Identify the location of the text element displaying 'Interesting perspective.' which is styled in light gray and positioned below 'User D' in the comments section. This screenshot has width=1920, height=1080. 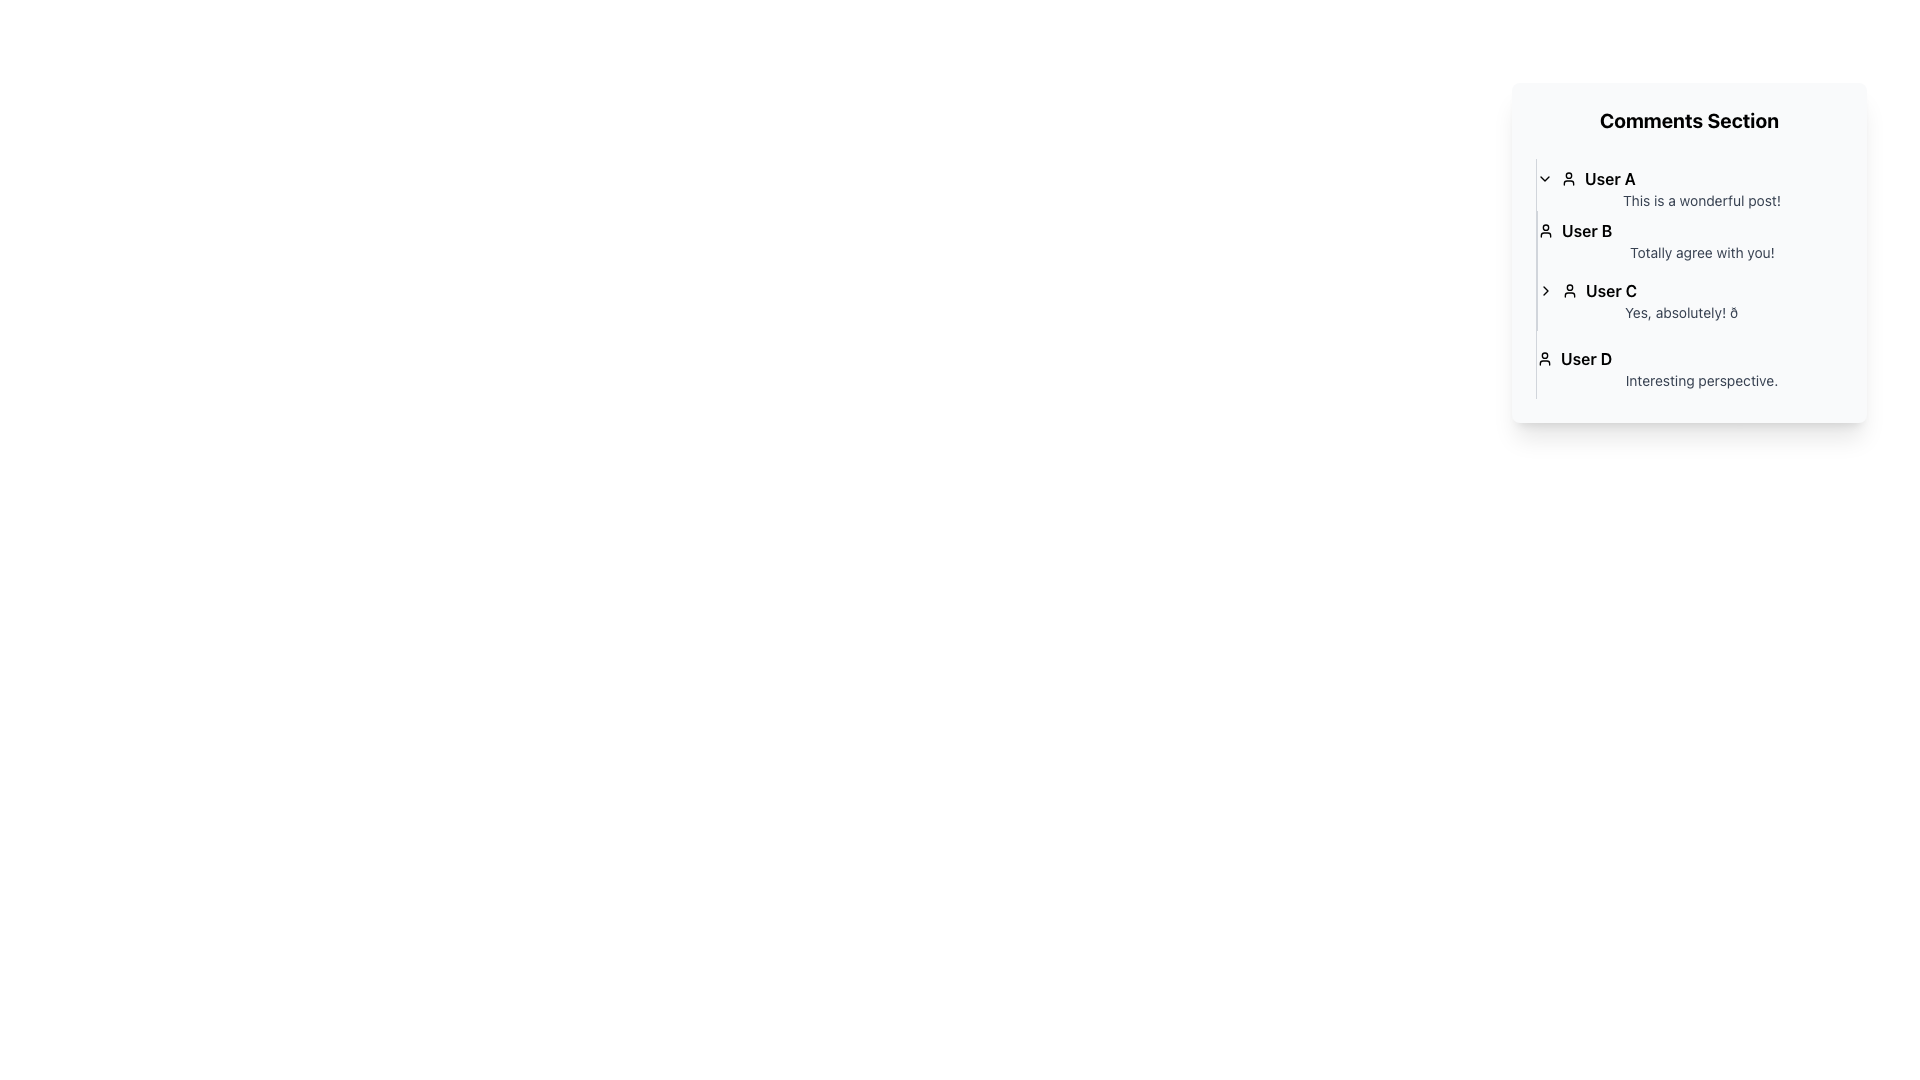
(1688, 381).